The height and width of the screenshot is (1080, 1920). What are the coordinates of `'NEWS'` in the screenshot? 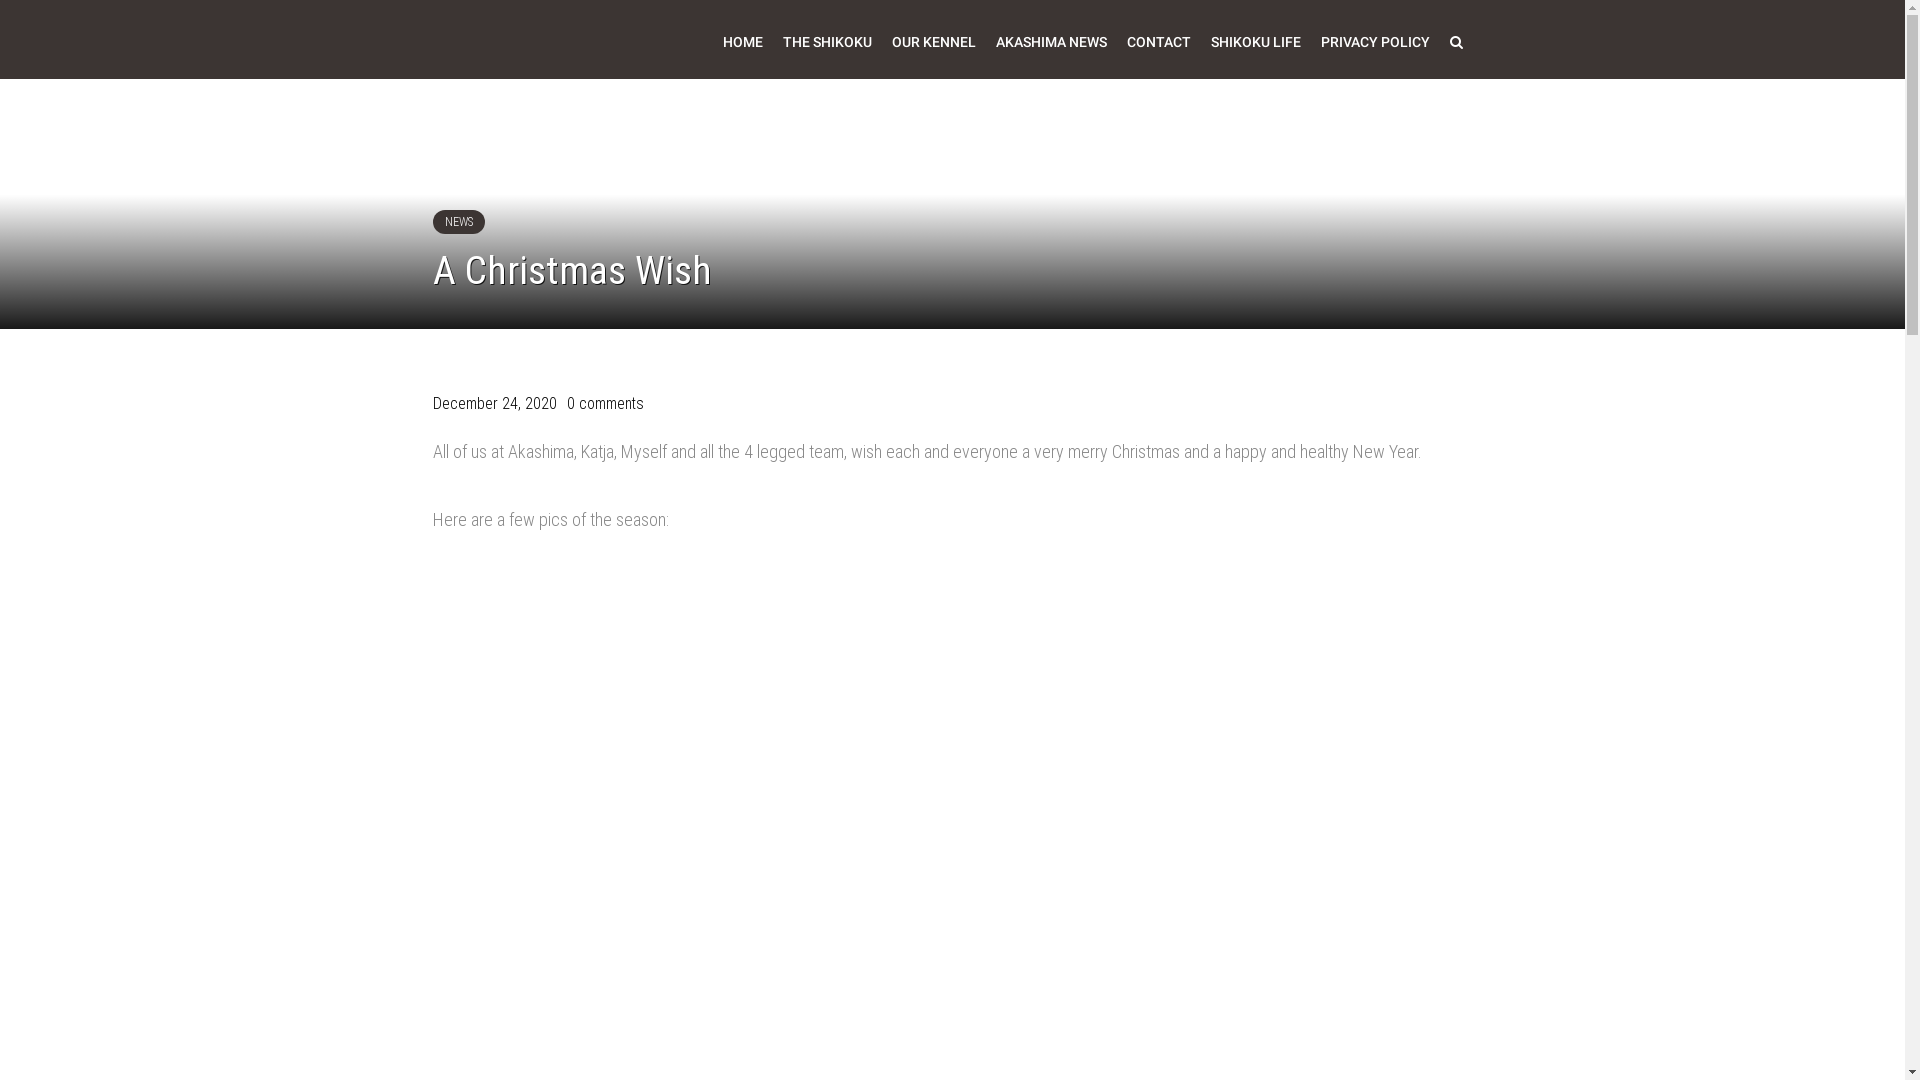 It's located at (456, 222).